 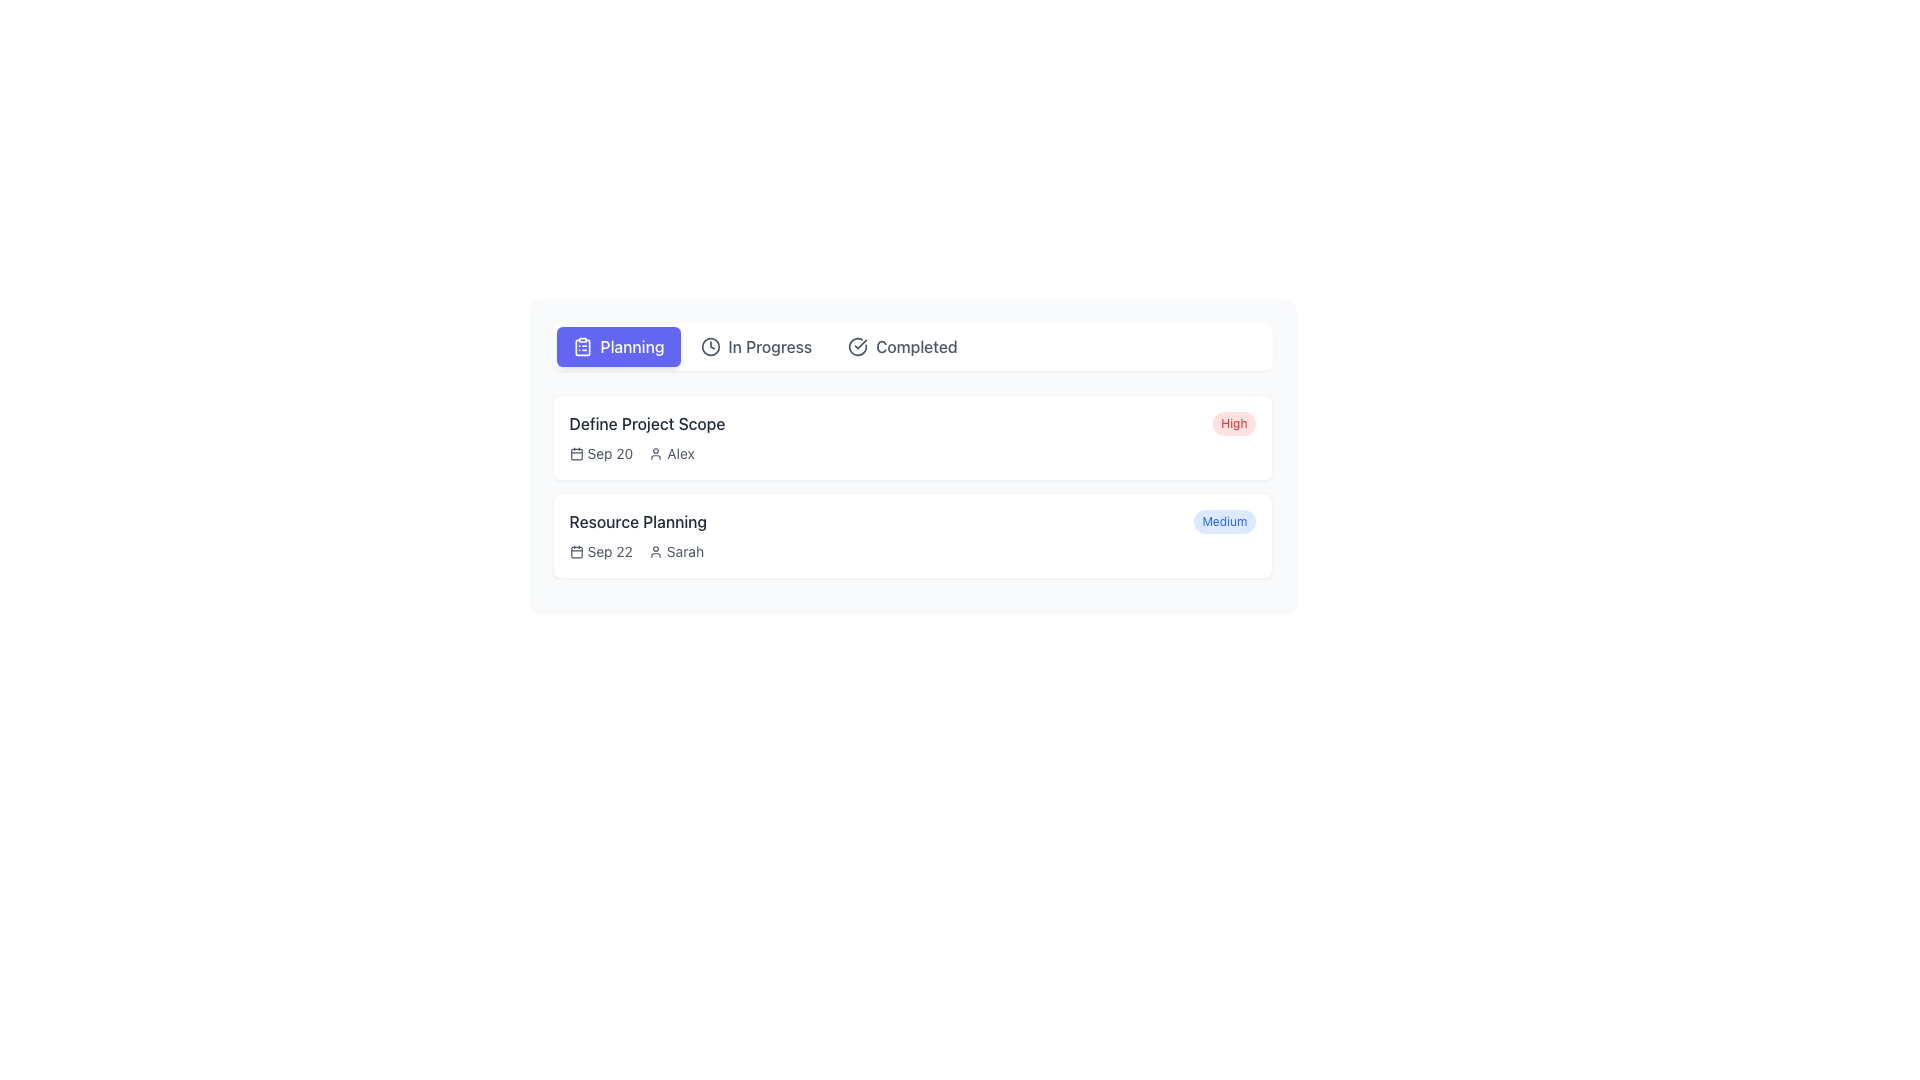 I want to click on the upper task card in the 'Planning' section, so click(x=911, y=437).